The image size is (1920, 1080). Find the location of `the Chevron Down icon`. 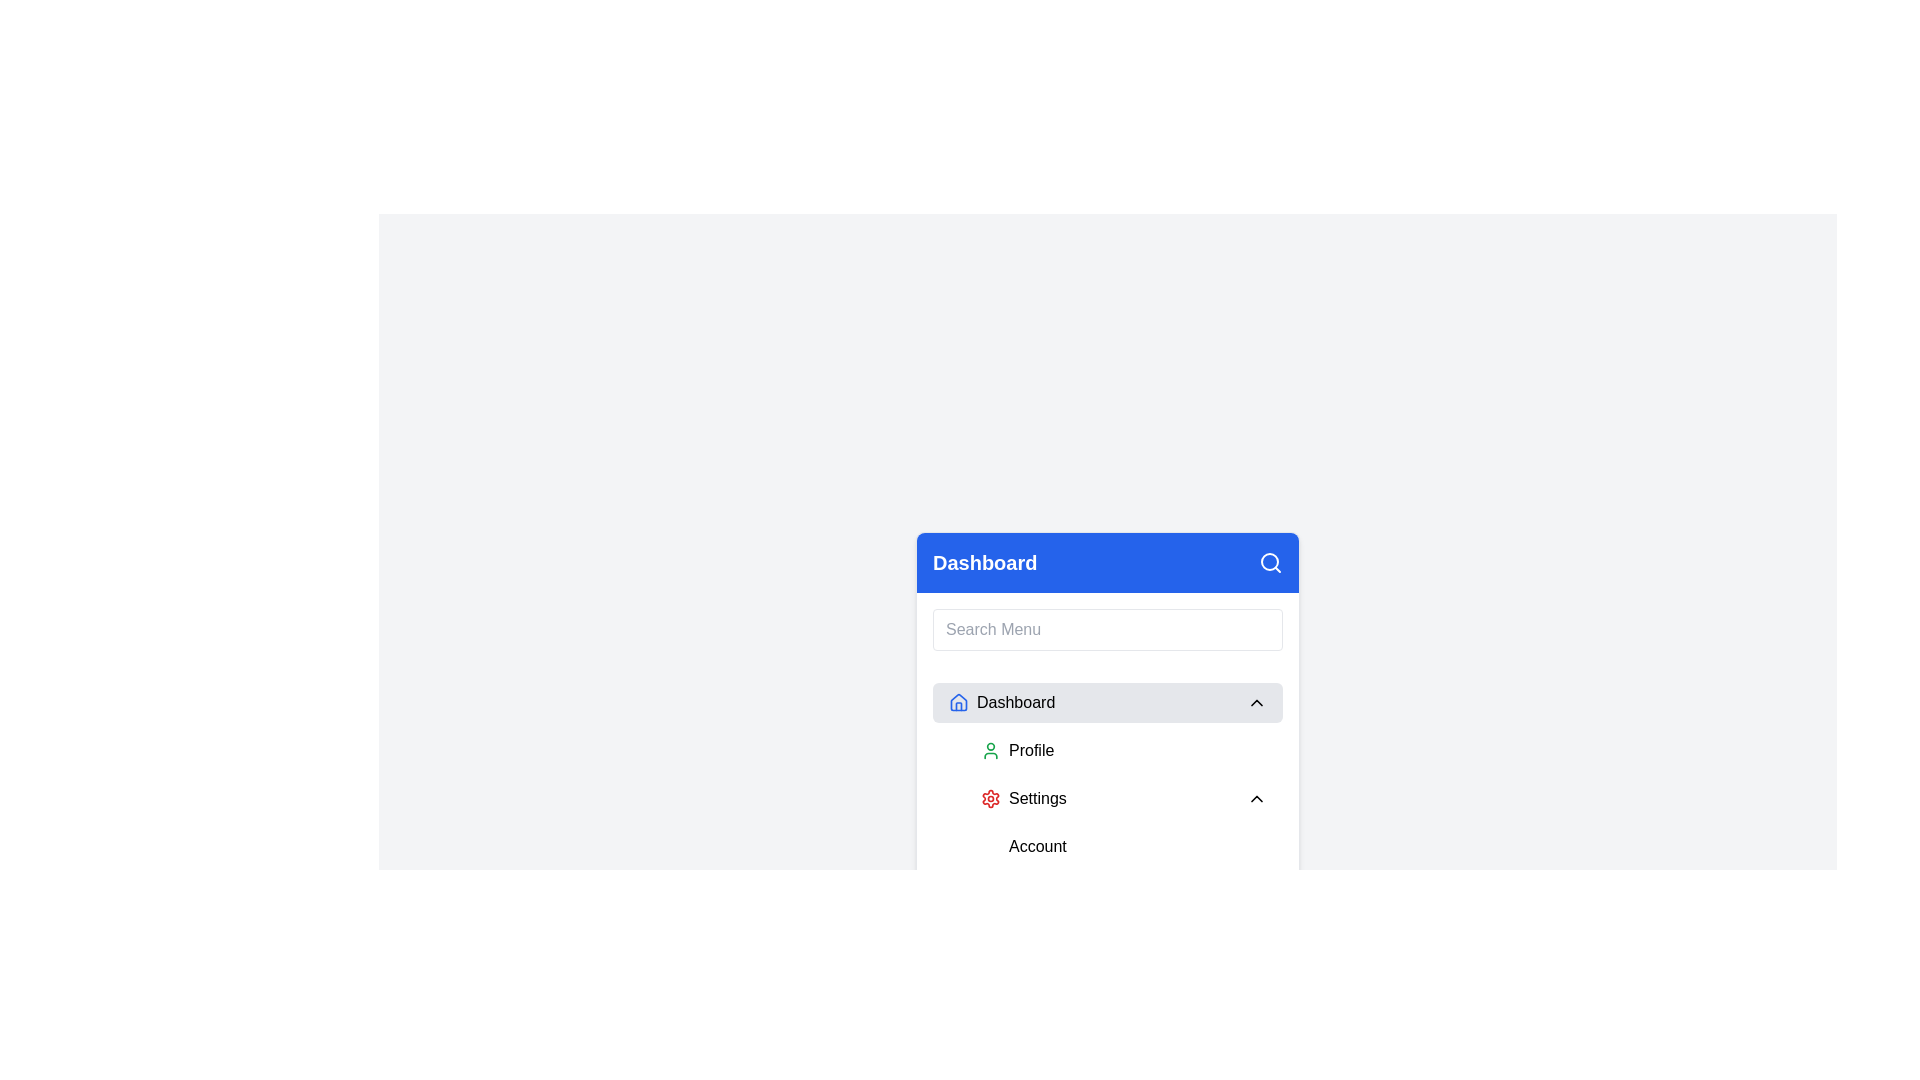

the Chevron Down icon is located at coordinates (1256, 701).